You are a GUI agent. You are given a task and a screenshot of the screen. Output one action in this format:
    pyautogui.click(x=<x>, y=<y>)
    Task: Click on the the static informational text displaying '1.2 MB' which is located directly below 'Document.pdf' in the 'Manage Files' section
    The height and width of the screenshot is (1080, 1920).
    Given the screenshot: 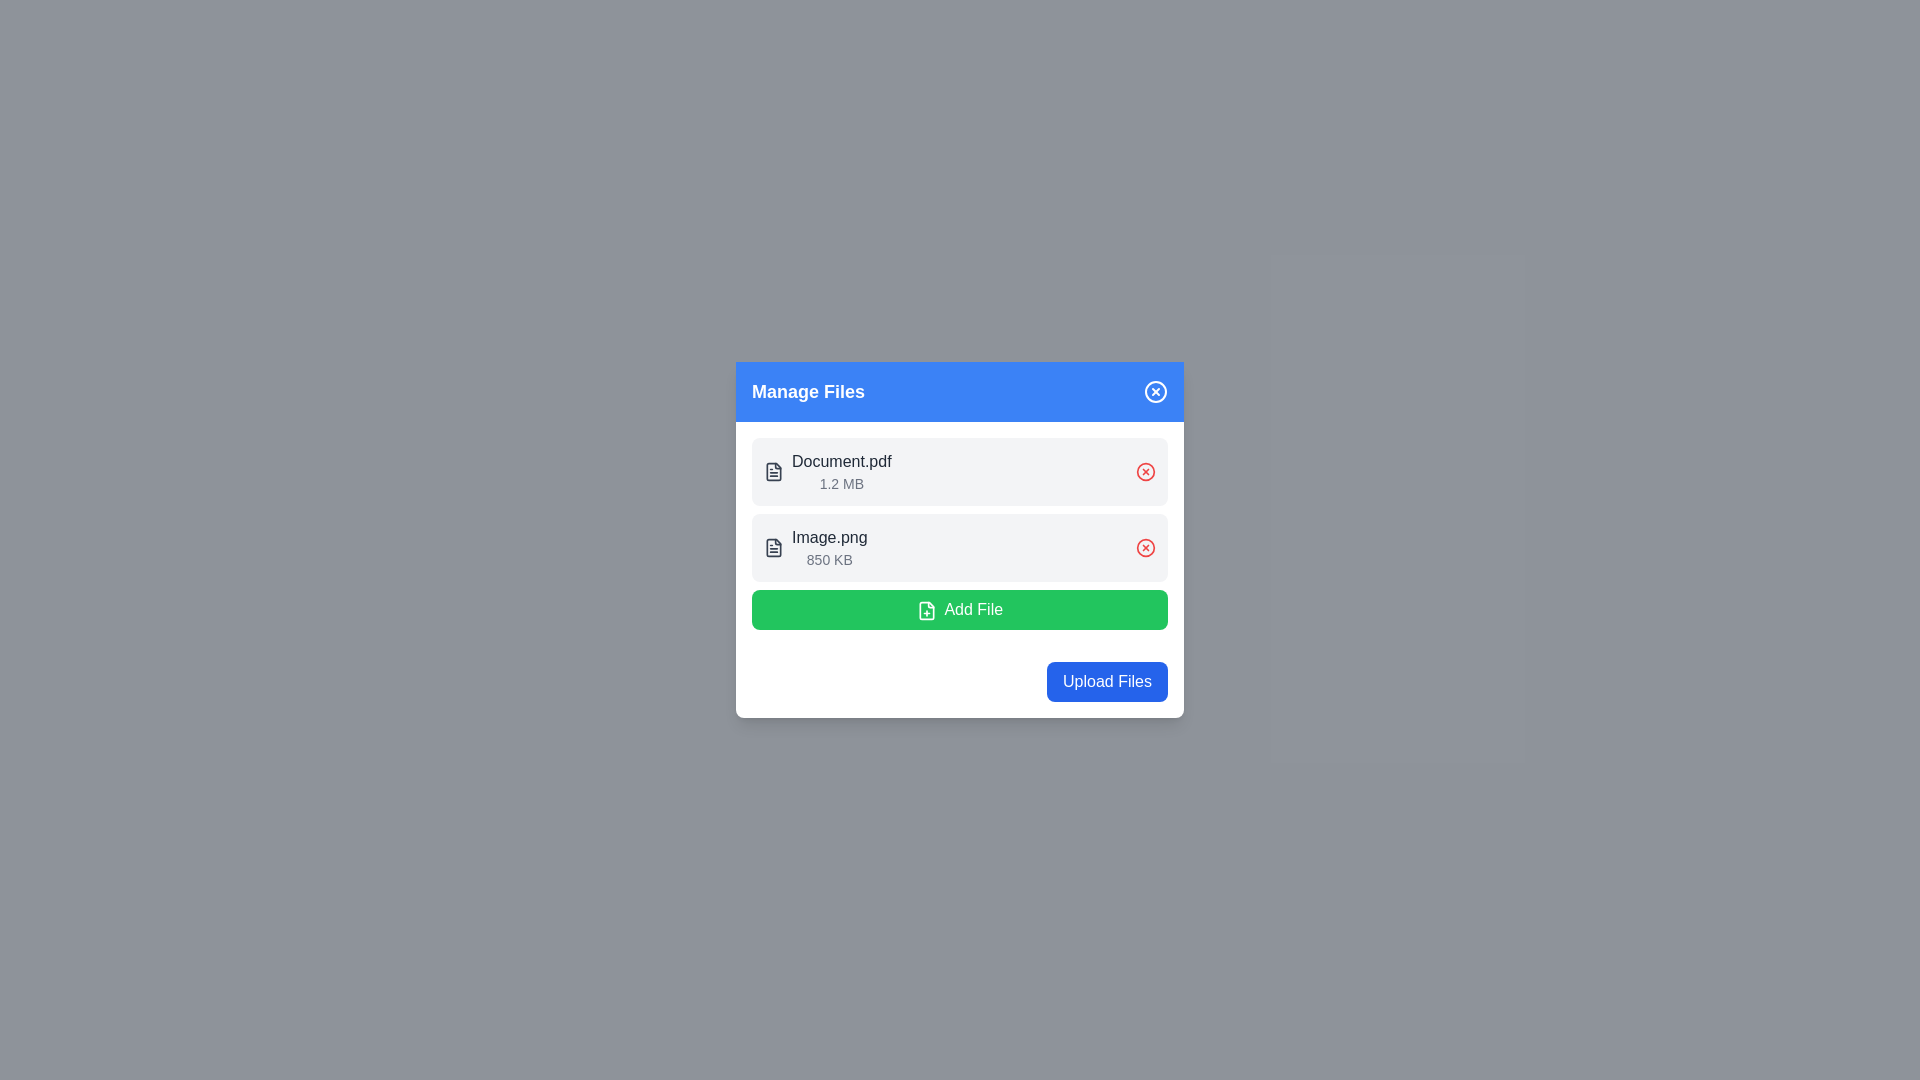 What is the action you would take?
    pyautogui.click(x=841, y=483)
    